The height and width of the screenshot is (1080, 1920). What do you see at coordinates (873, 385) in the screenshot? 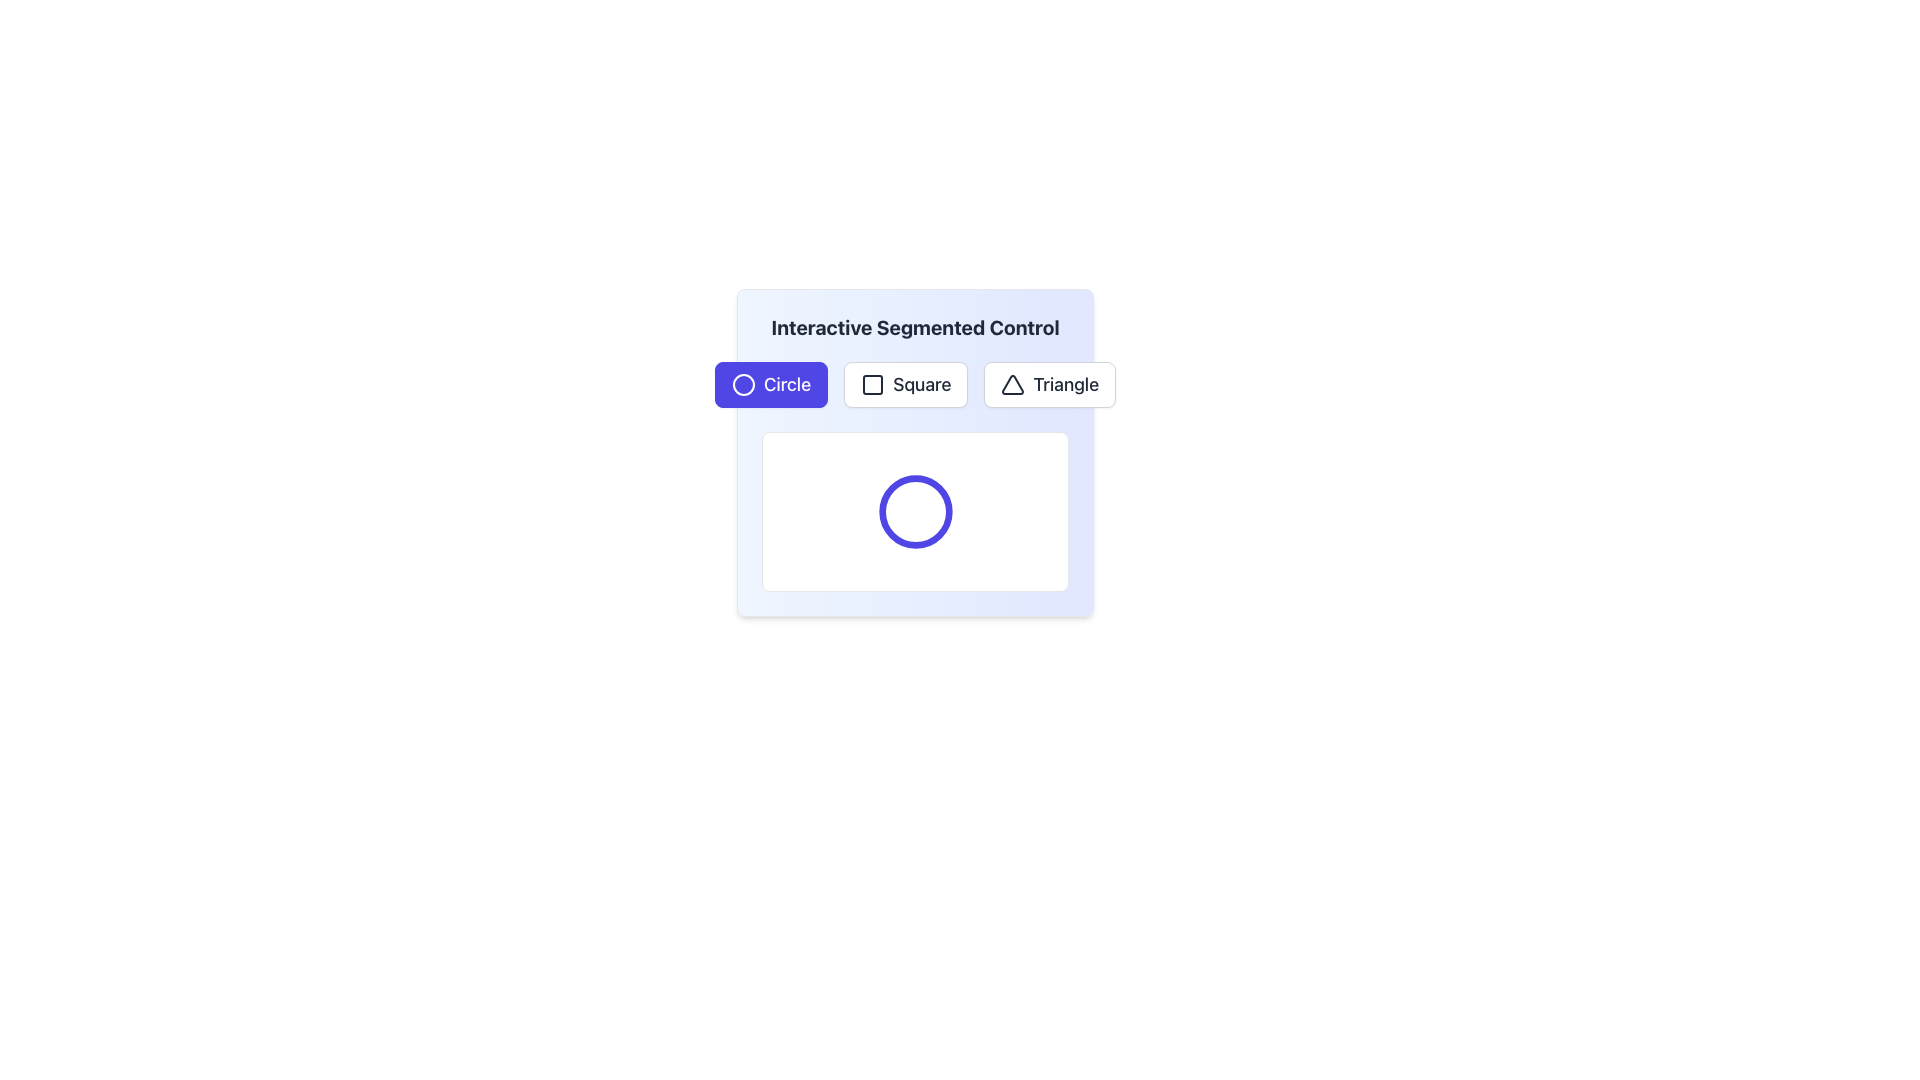
I see `the 'Square' icon in the segmented control to provide additional visual feedback` at bounding box center [873, 385].